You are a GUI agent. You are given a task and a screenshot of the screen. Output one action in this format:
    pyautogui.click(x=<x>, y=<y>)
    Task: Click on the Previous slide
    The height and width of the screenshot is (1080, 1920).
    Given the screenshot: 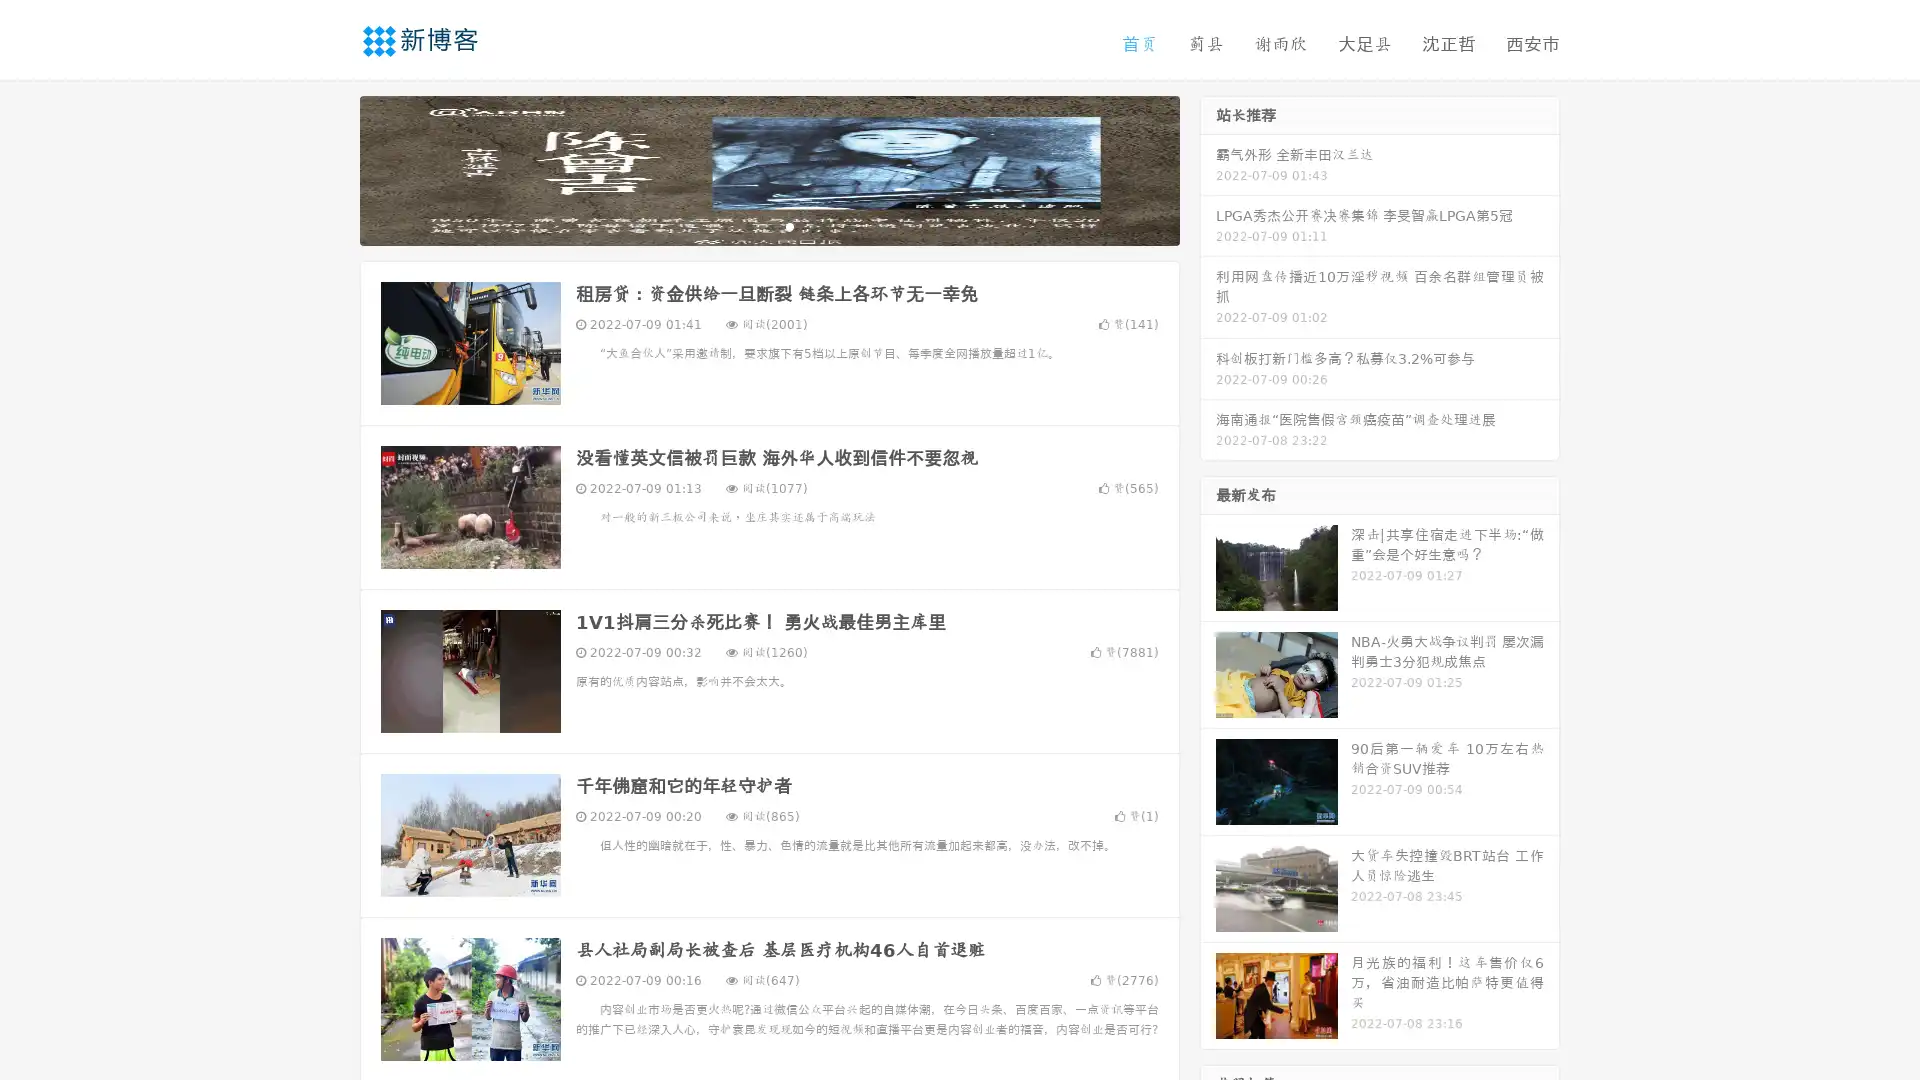 What is the action you would take?
    pyautogui.click(x=330, y=168)
    